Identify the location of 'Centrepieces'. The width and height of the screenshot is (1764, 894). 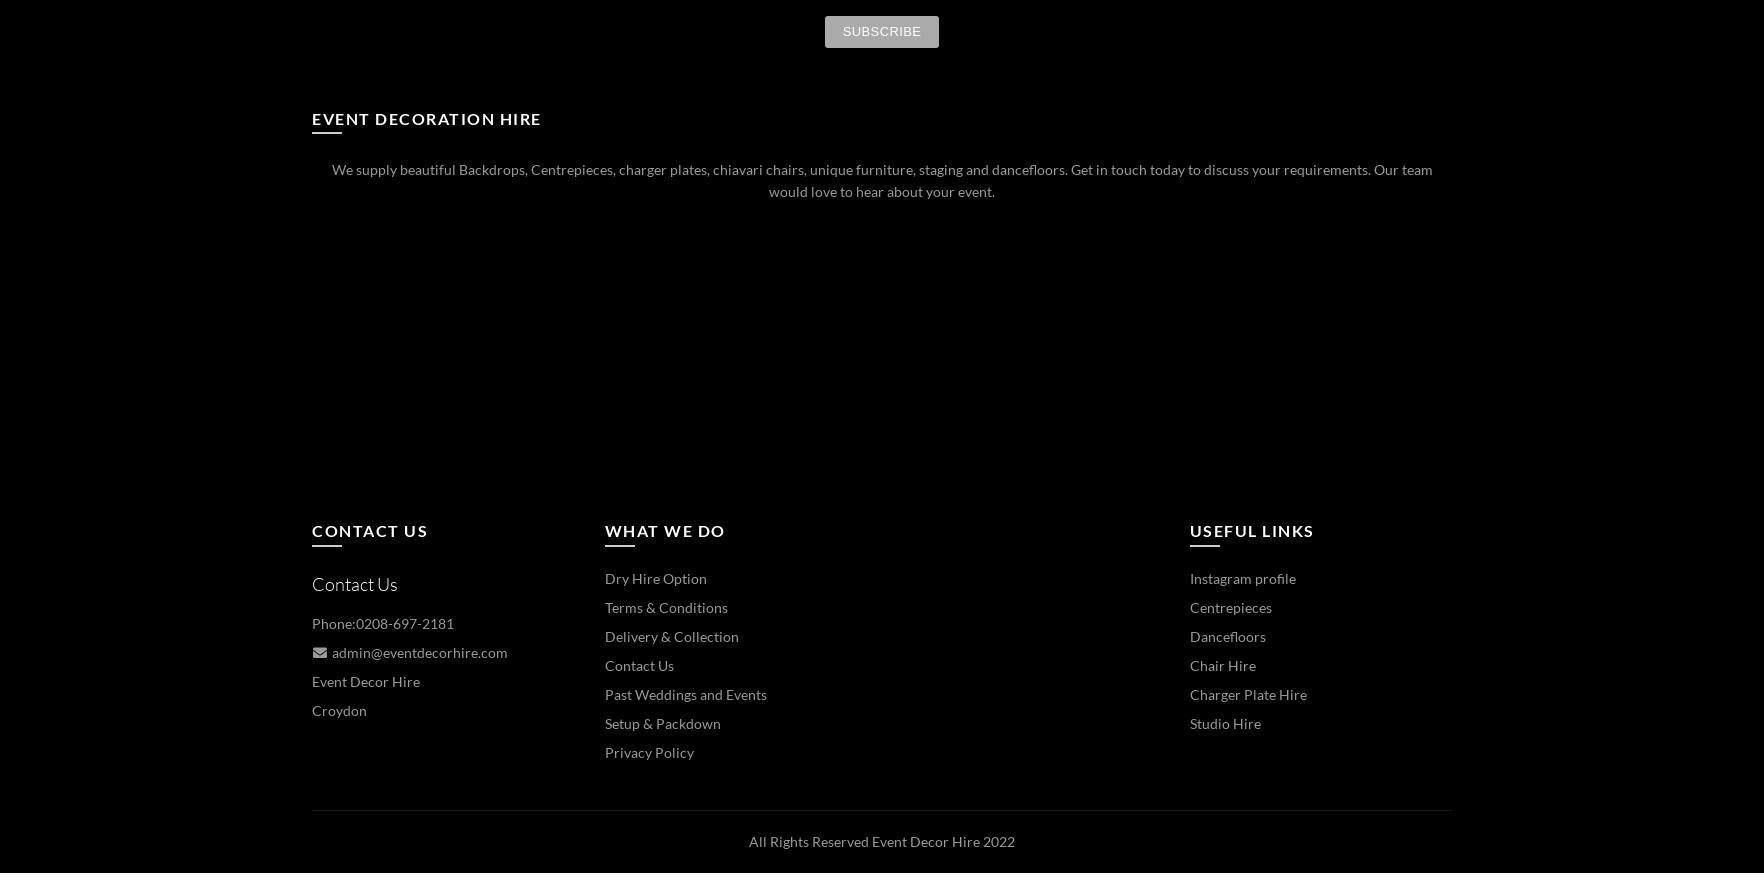
(1230, 606).